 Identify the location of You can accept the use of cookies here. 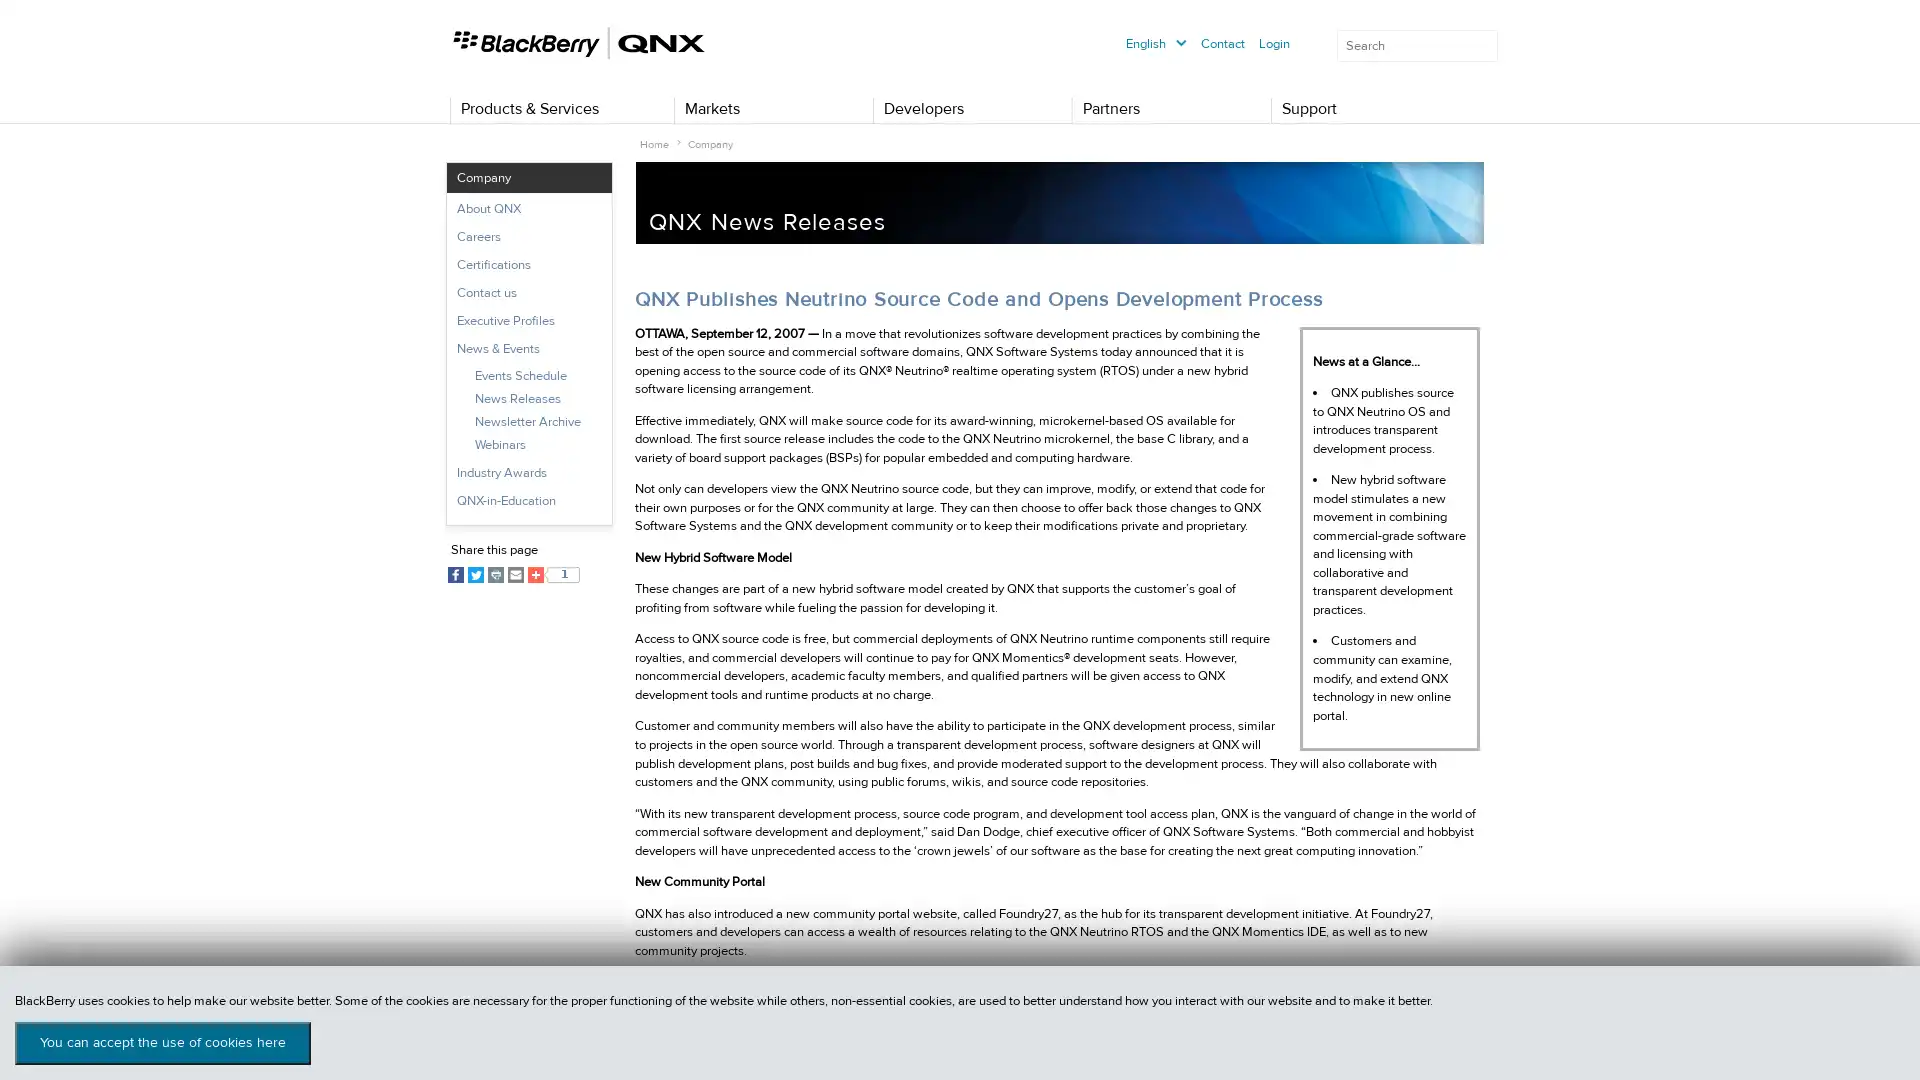
(163, 1042).